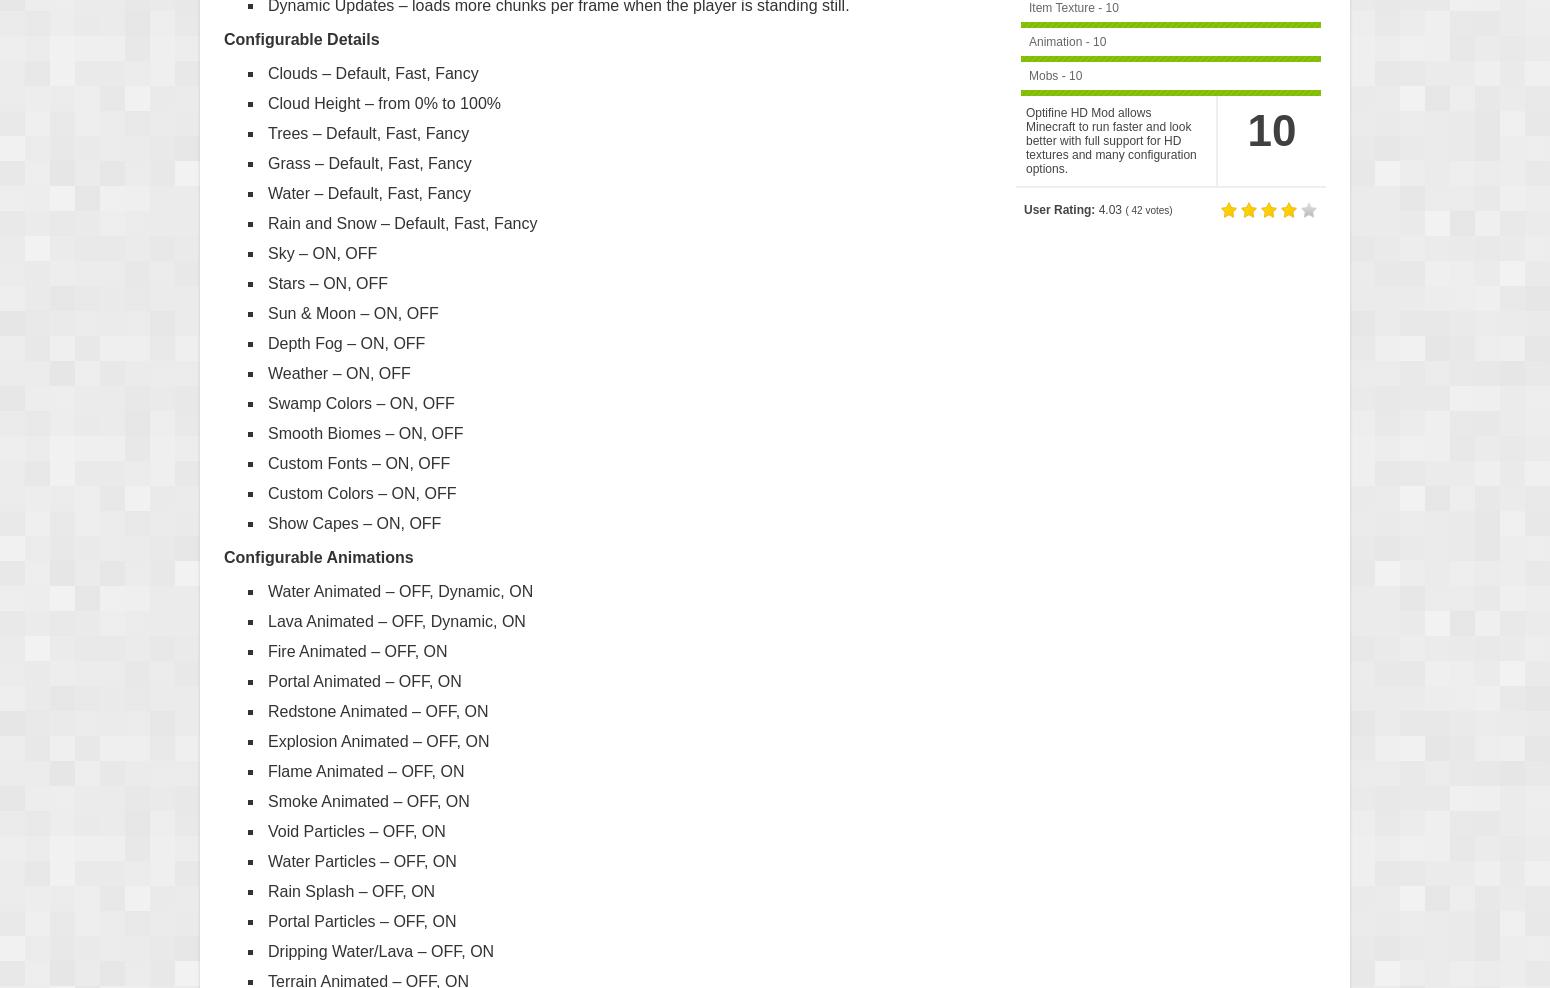 This screenshot has height=988, width=1550. Describe the element at coordinates (1270, 129) in the screenshot. I see `'10'` at that location.